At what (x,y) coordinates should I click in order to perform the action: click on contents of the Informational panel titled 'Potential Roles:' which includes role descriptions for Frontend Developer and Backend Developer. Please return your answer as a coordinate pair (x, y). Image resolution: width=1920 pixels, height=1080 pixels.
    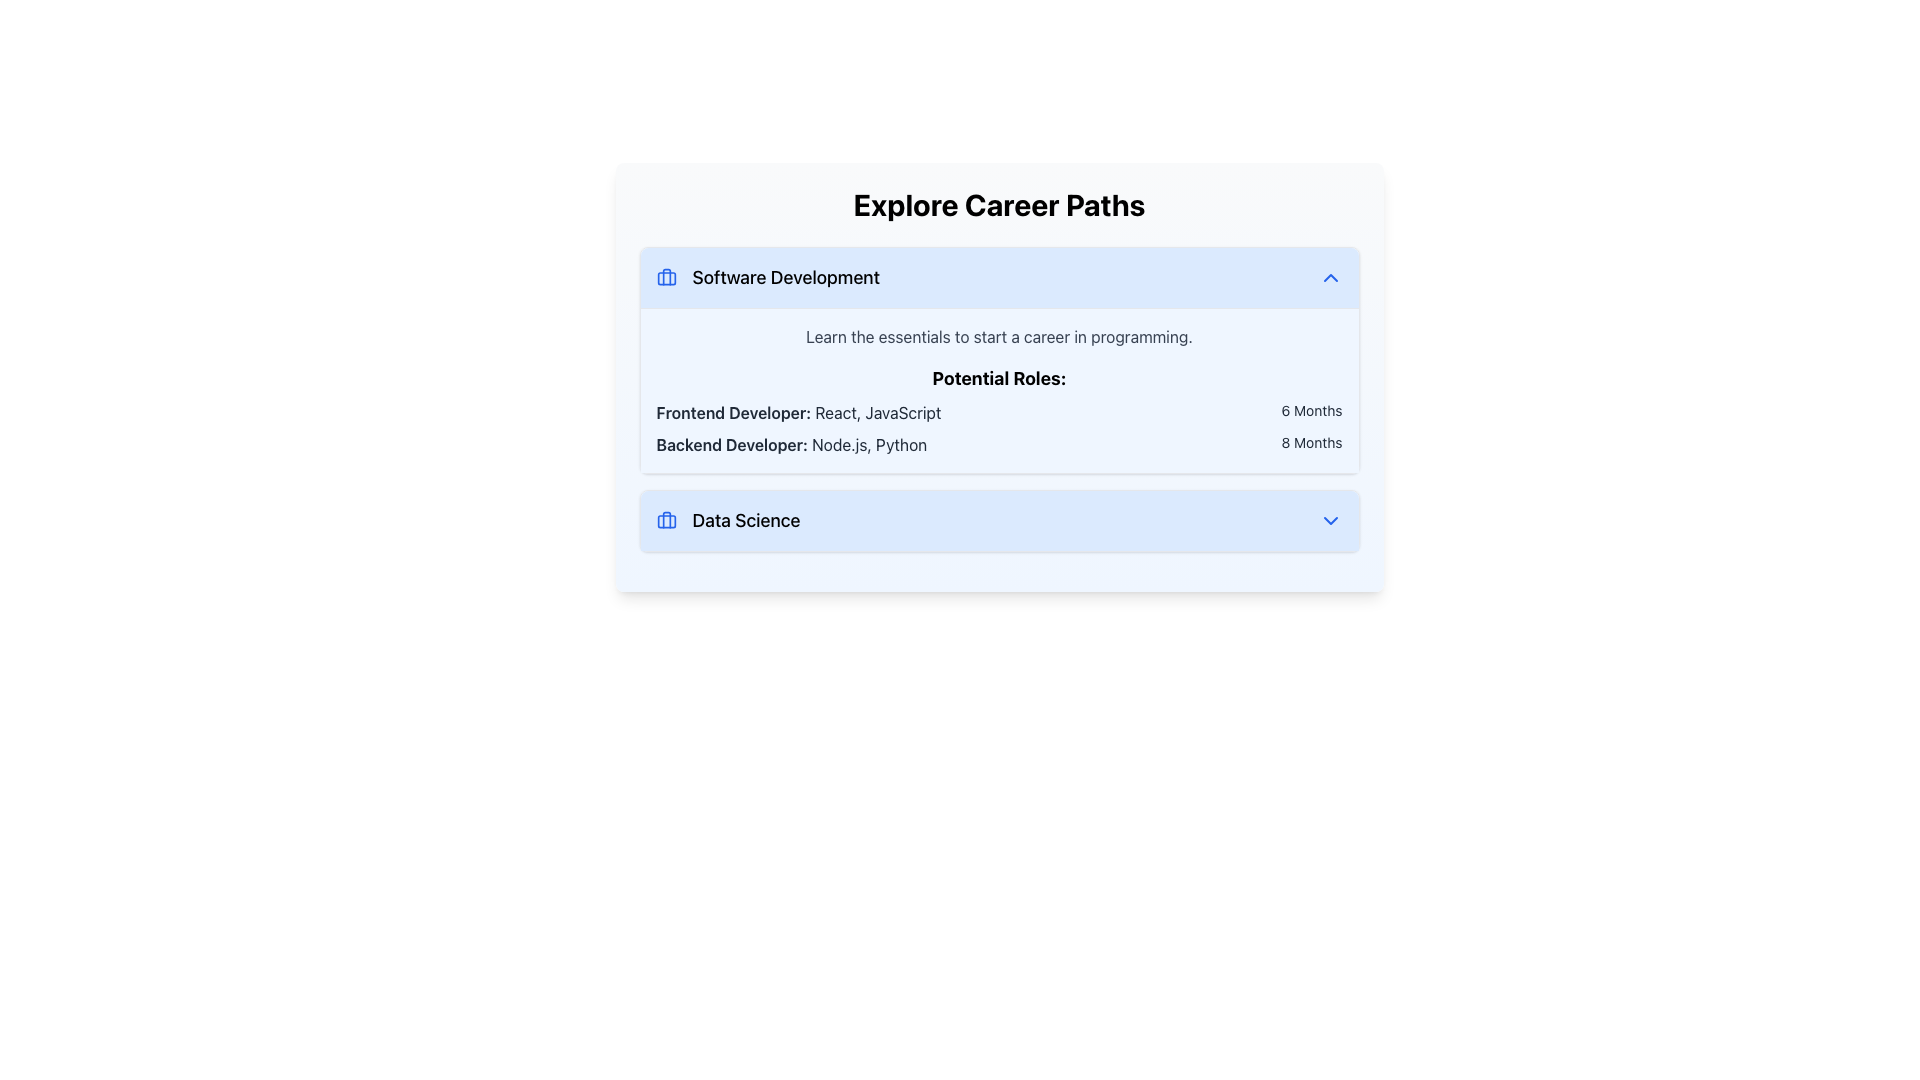
    Looking at the image, I should click on (999, 390).